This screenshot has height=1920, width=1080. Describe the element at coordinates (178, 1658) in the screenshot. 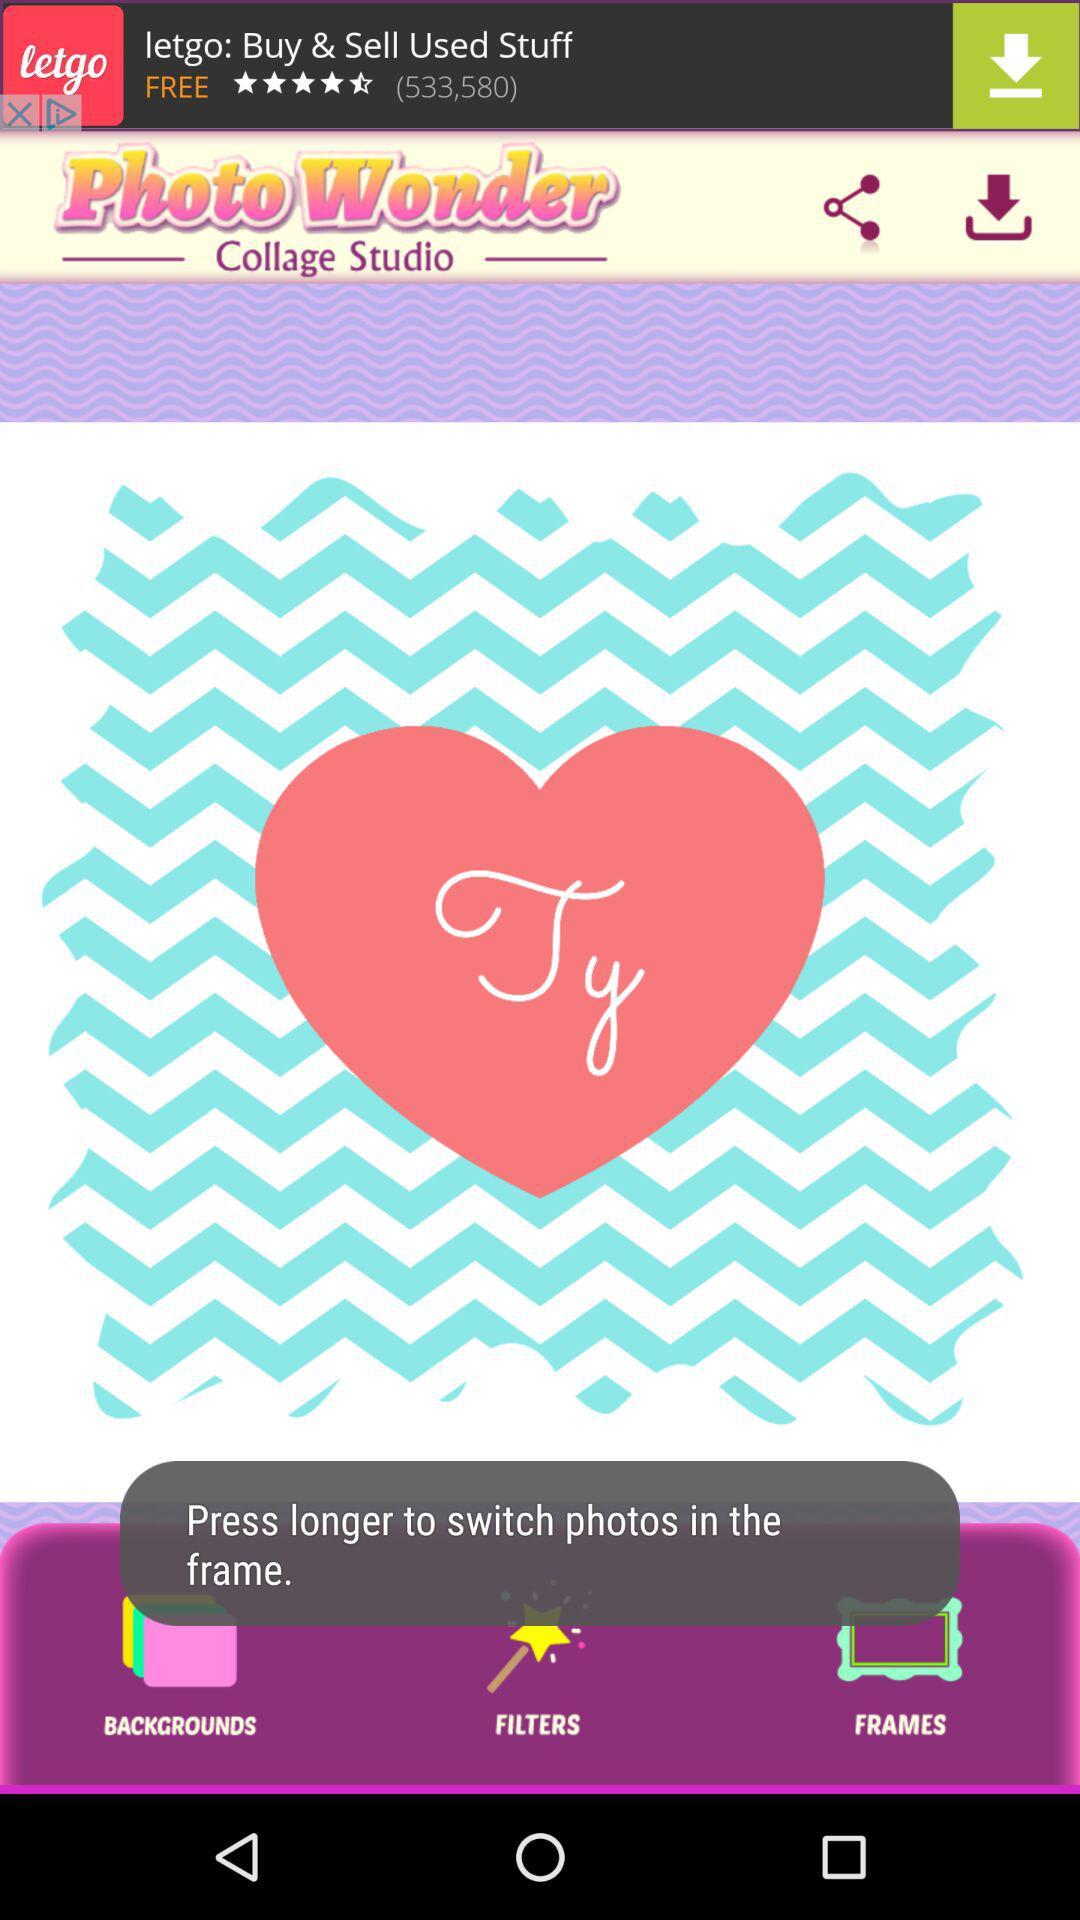

I see `backgrounds` at that location.